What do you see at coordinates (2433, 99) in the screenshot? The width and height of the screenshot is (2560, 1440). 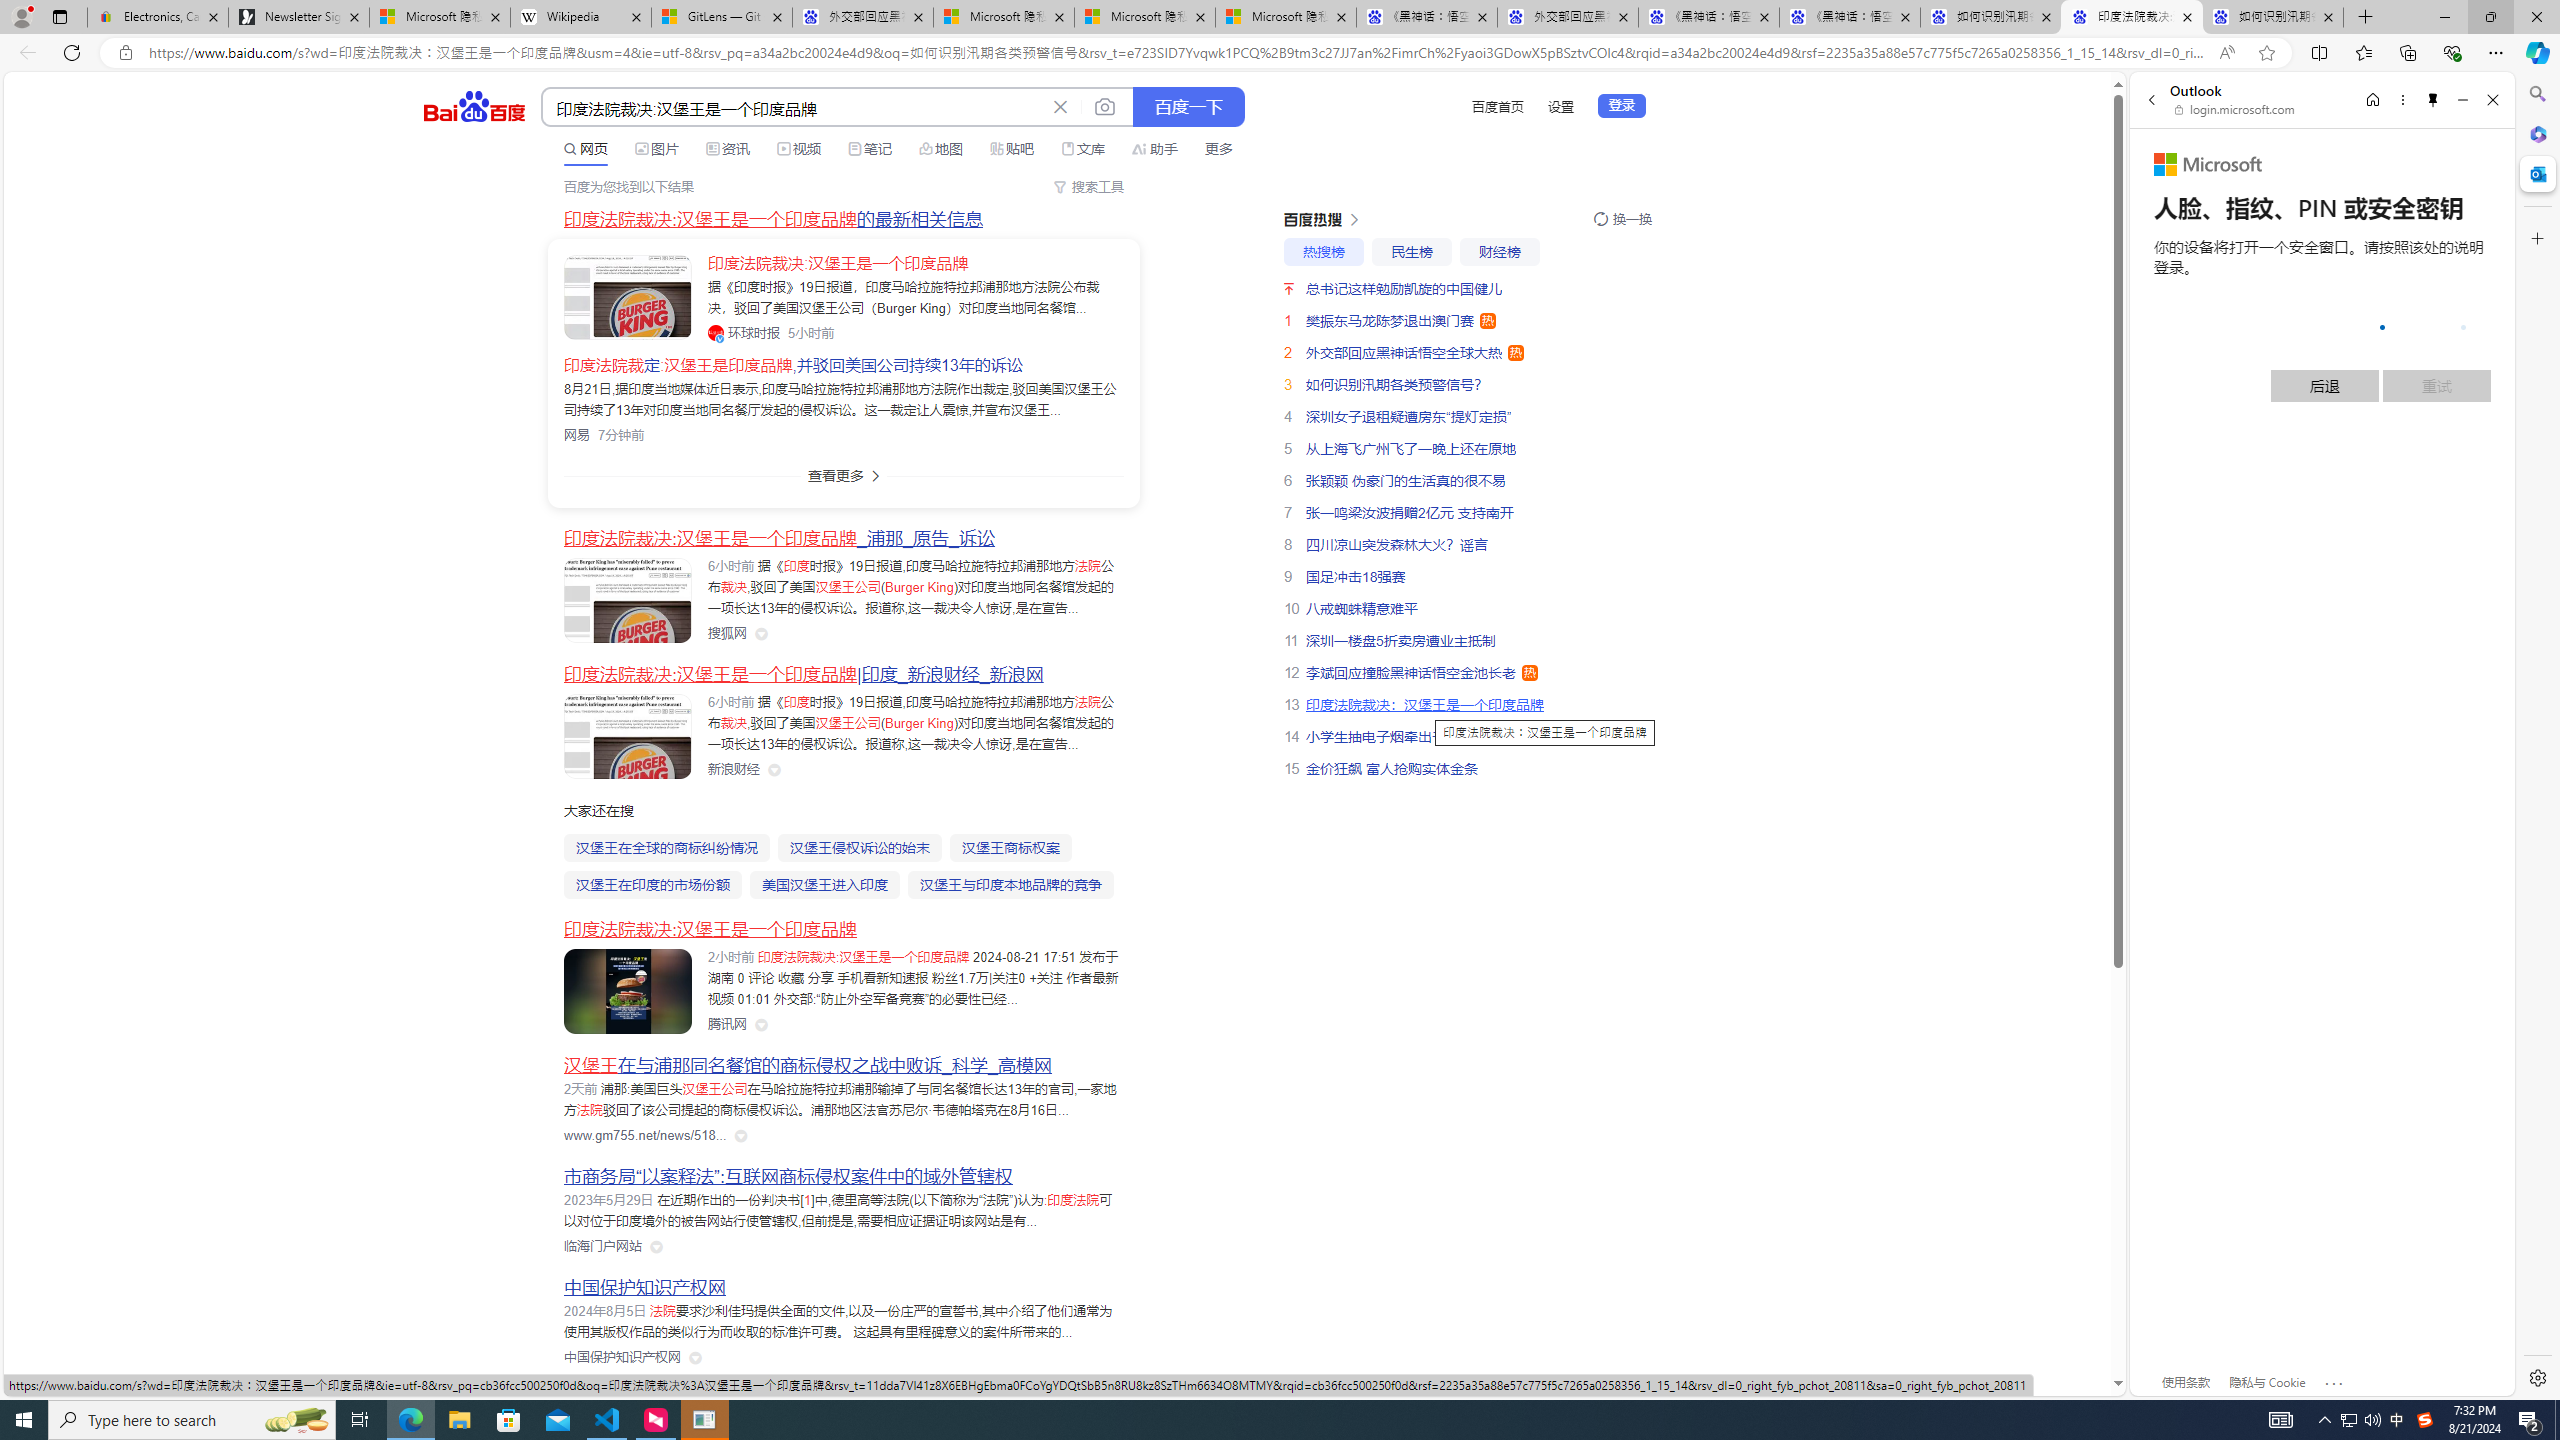 I see `'Unpin side pane'` at bounding box center [2433, 99].